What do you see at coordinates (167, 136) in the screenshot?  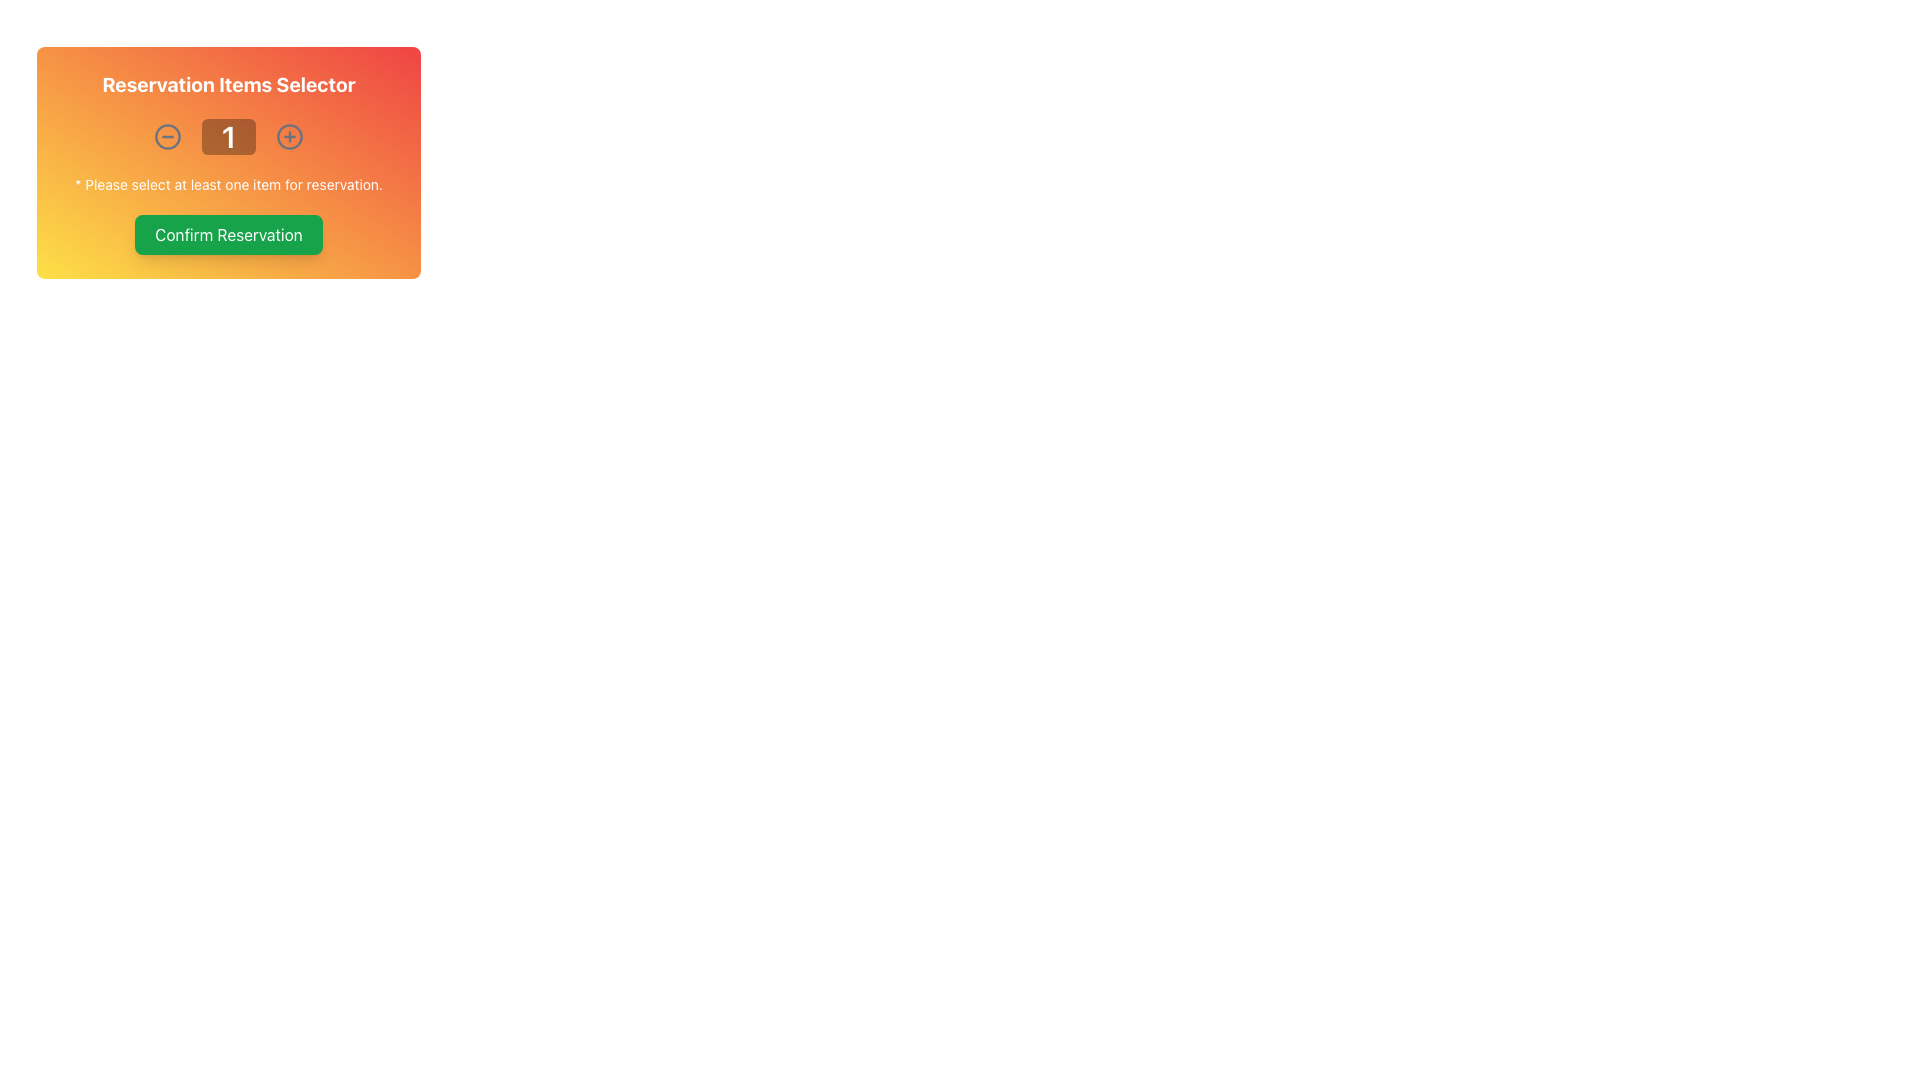 I see `the leftmost button in the horizontal sequence that decreases the quantity of the item by one` at bounding box center [167, 136].